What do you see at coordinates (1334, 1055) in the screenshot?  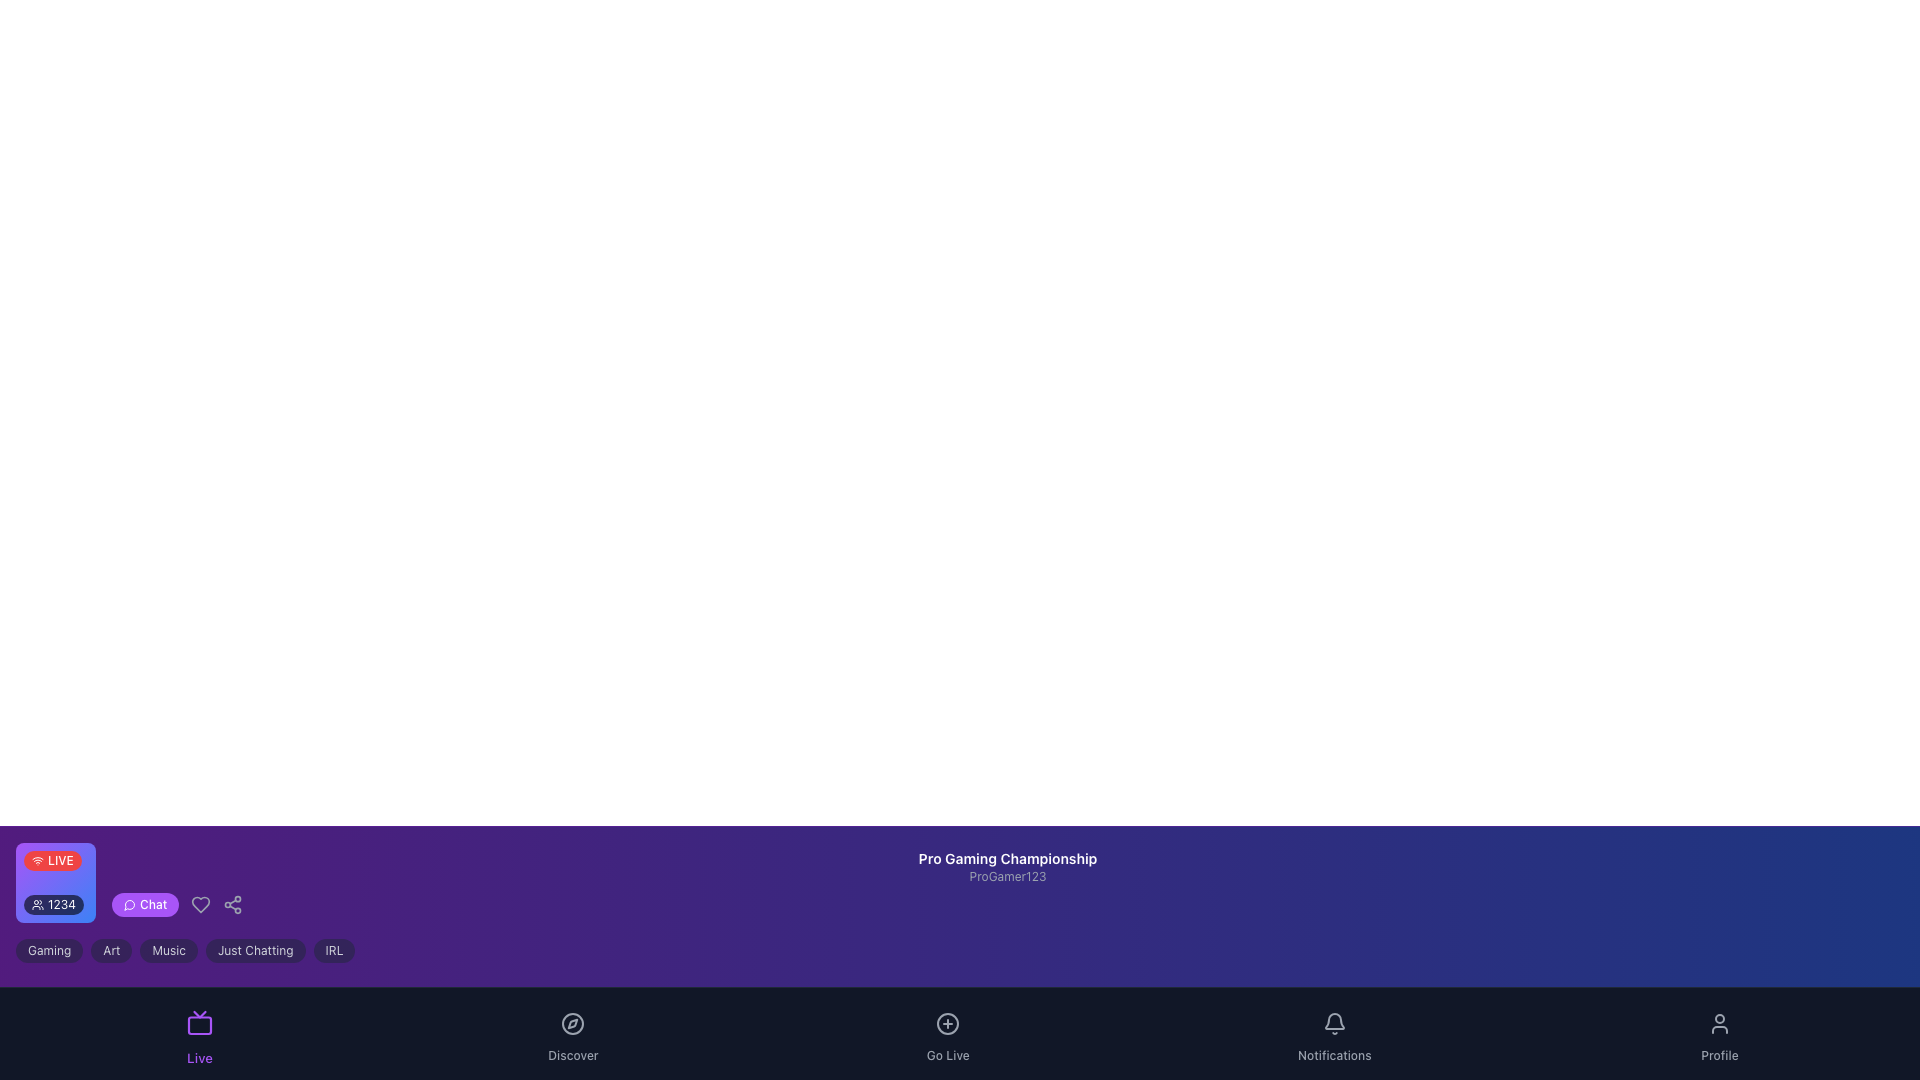 I see `the 'Notifications' text label, which is a small, medium-weight, gray-colored font located centrally beneath a bell icon in the navigation bar` at bounding box center [1334, 1055].